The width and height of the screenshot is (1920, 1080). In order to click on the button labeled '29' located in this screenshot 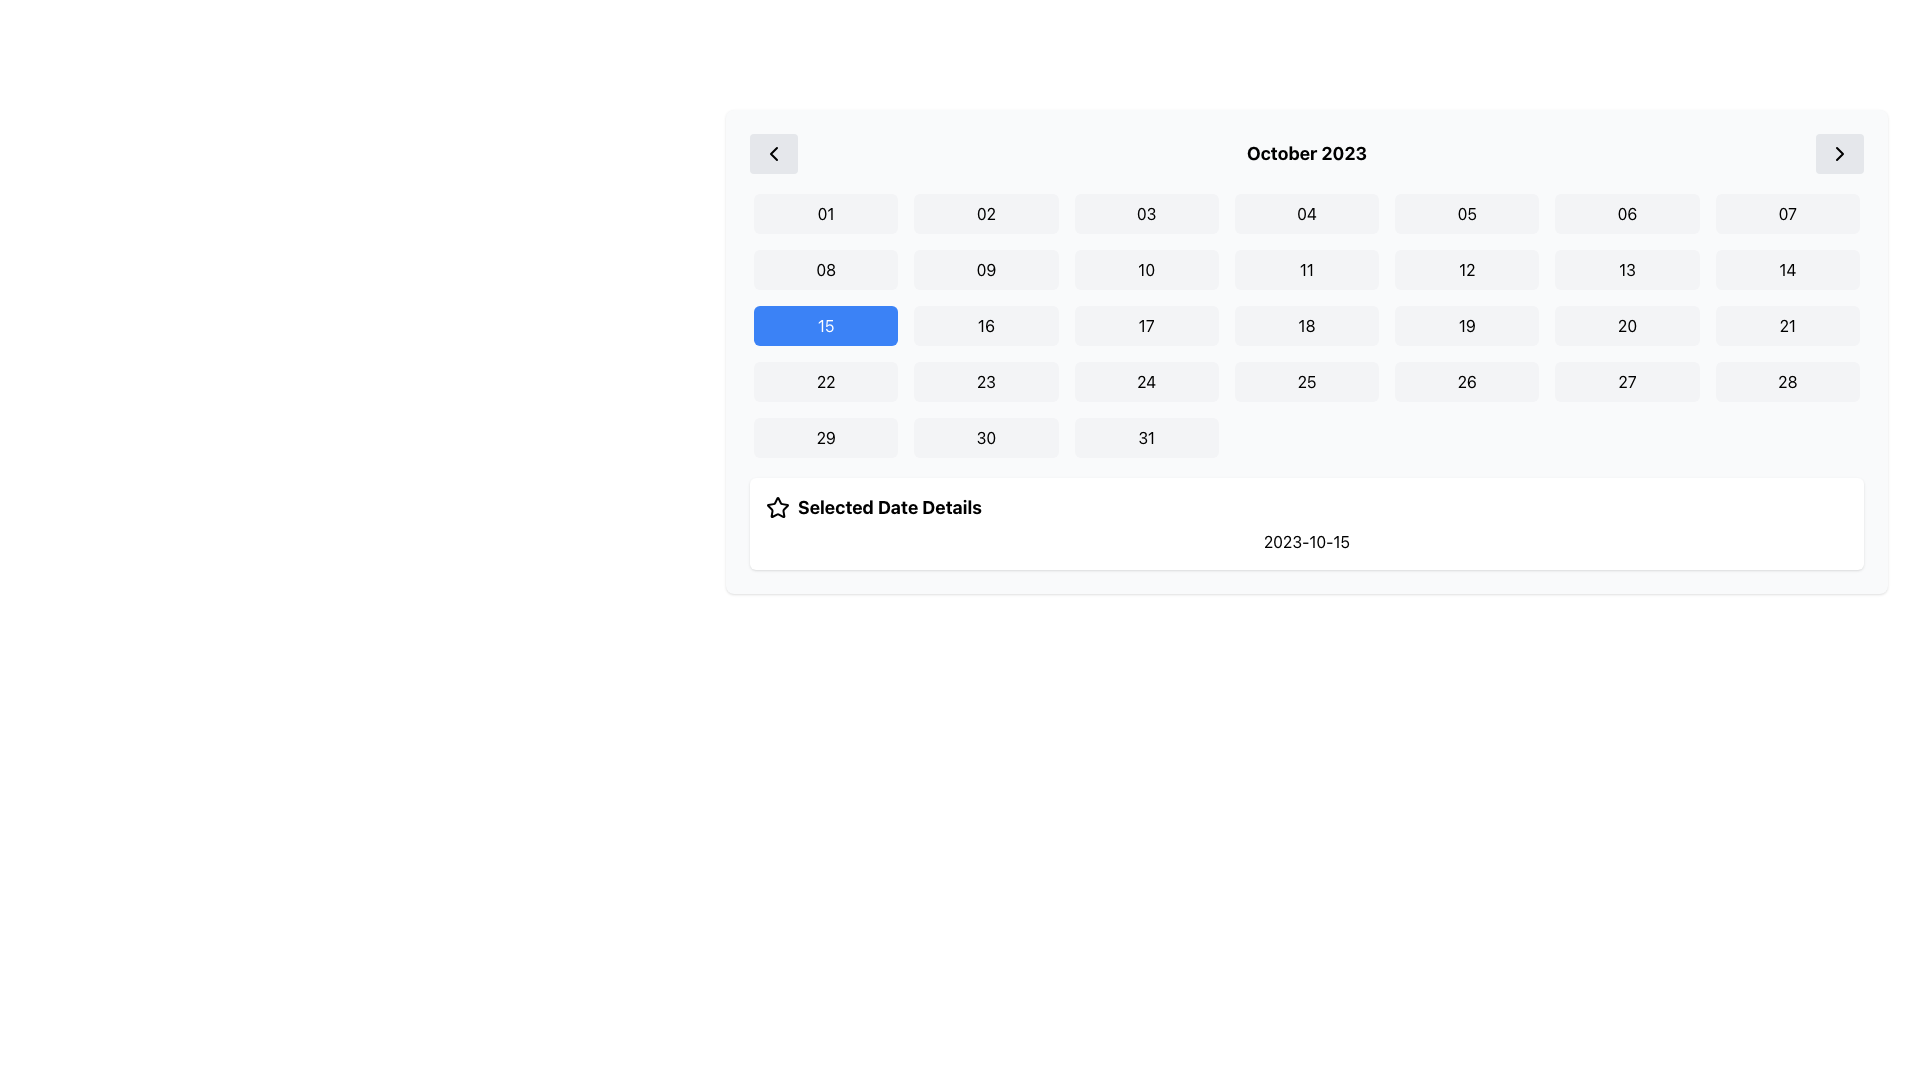, I will do `click(826, 437)`.